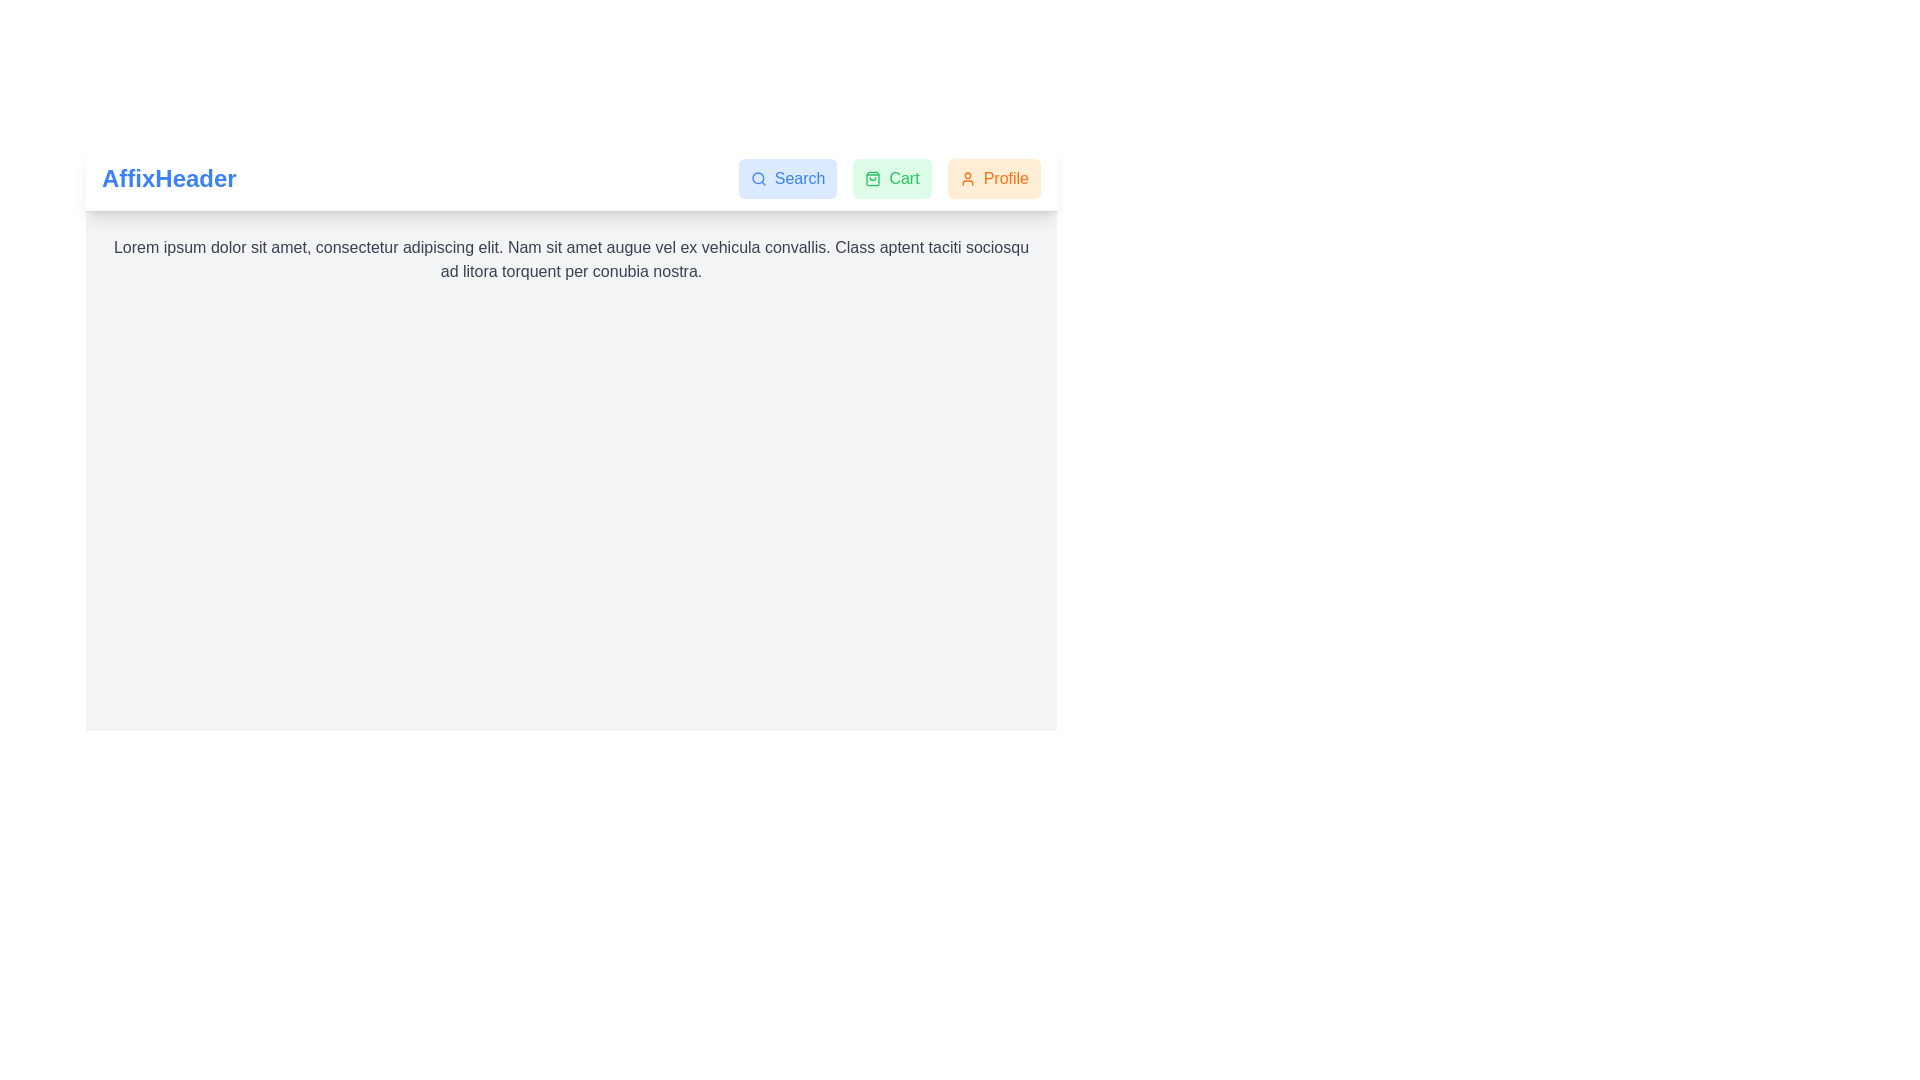  What do you see at coordinates (169, 177) in the screenshot?
I see `the prominently styled text 'AffixHeader' which is bold, large, and blue, located on the far left of the sticky top navigation bar` at bounding box center [169, 177].